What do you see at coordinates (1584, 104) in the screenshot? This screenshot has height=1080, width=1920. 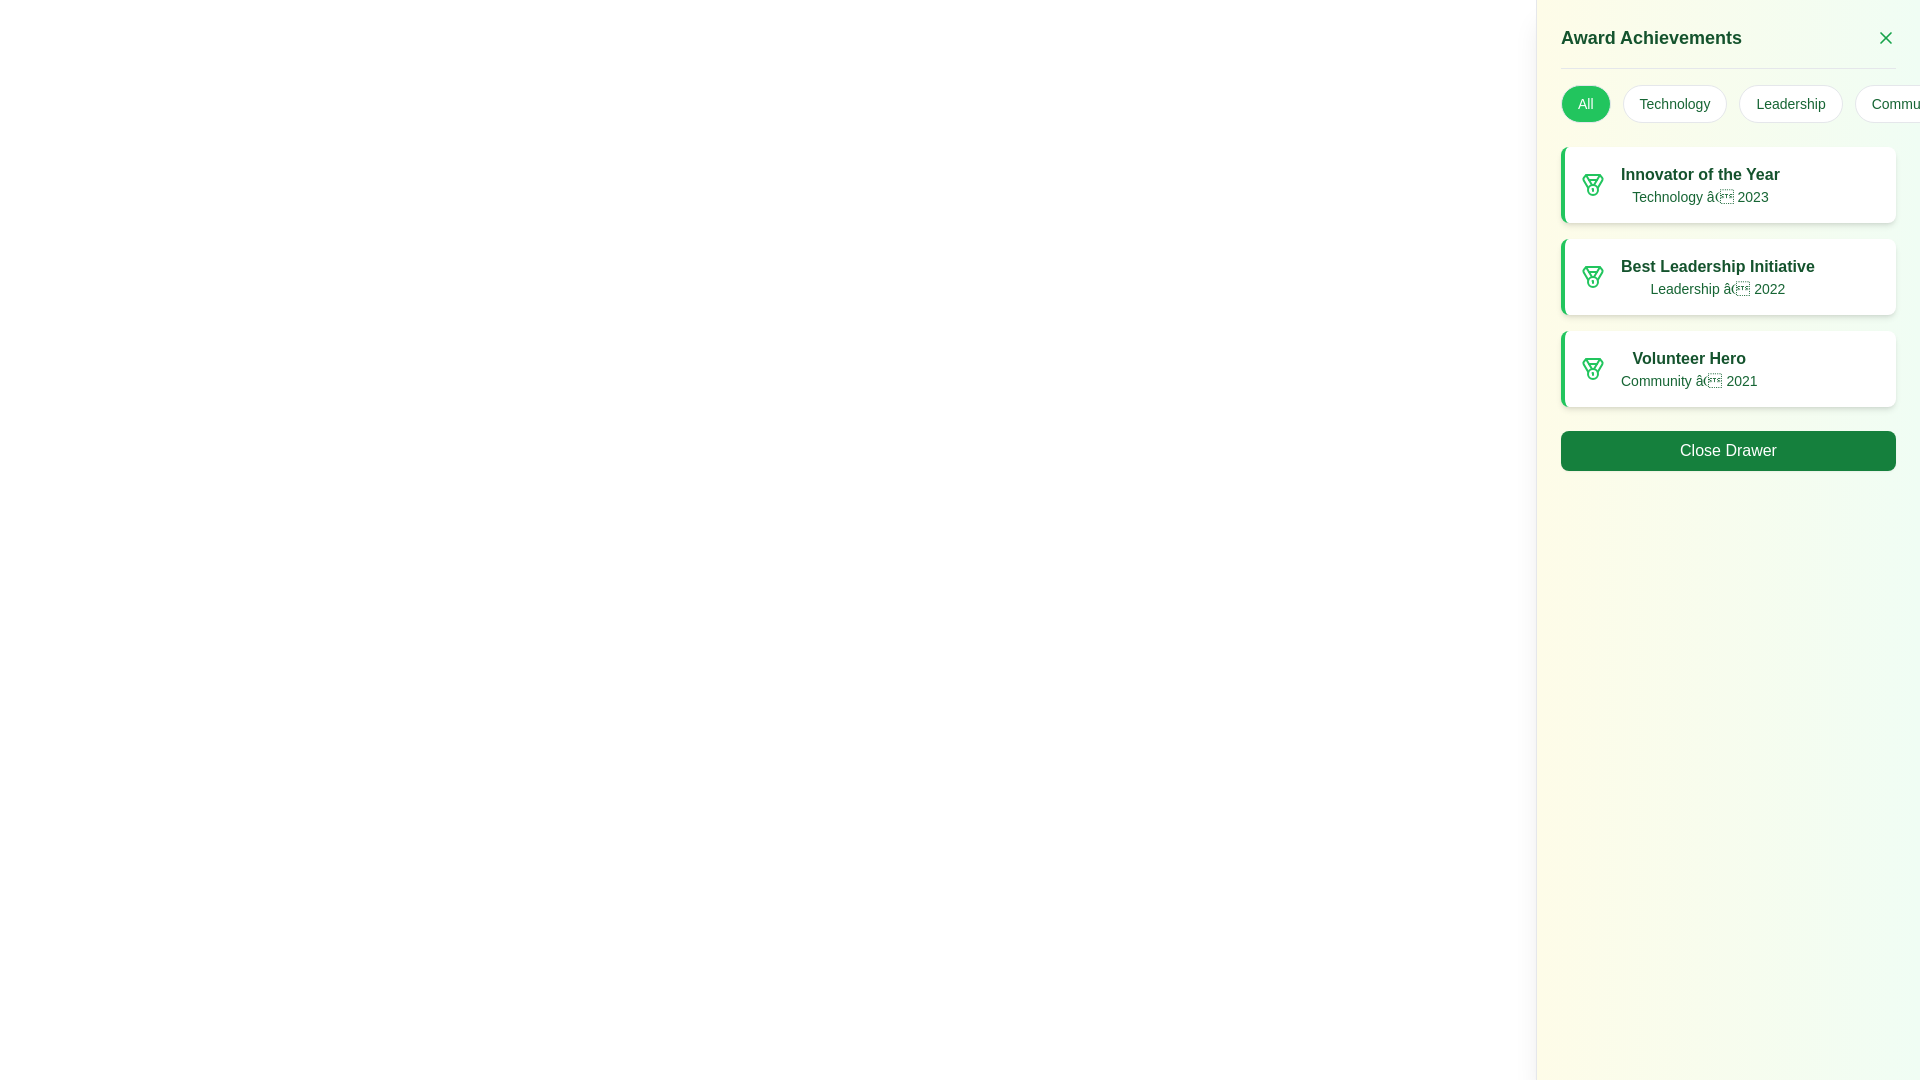 I see `the first button in the horizontal row within the 'Award Achievements' panel` at bounding box center [1584, 104].